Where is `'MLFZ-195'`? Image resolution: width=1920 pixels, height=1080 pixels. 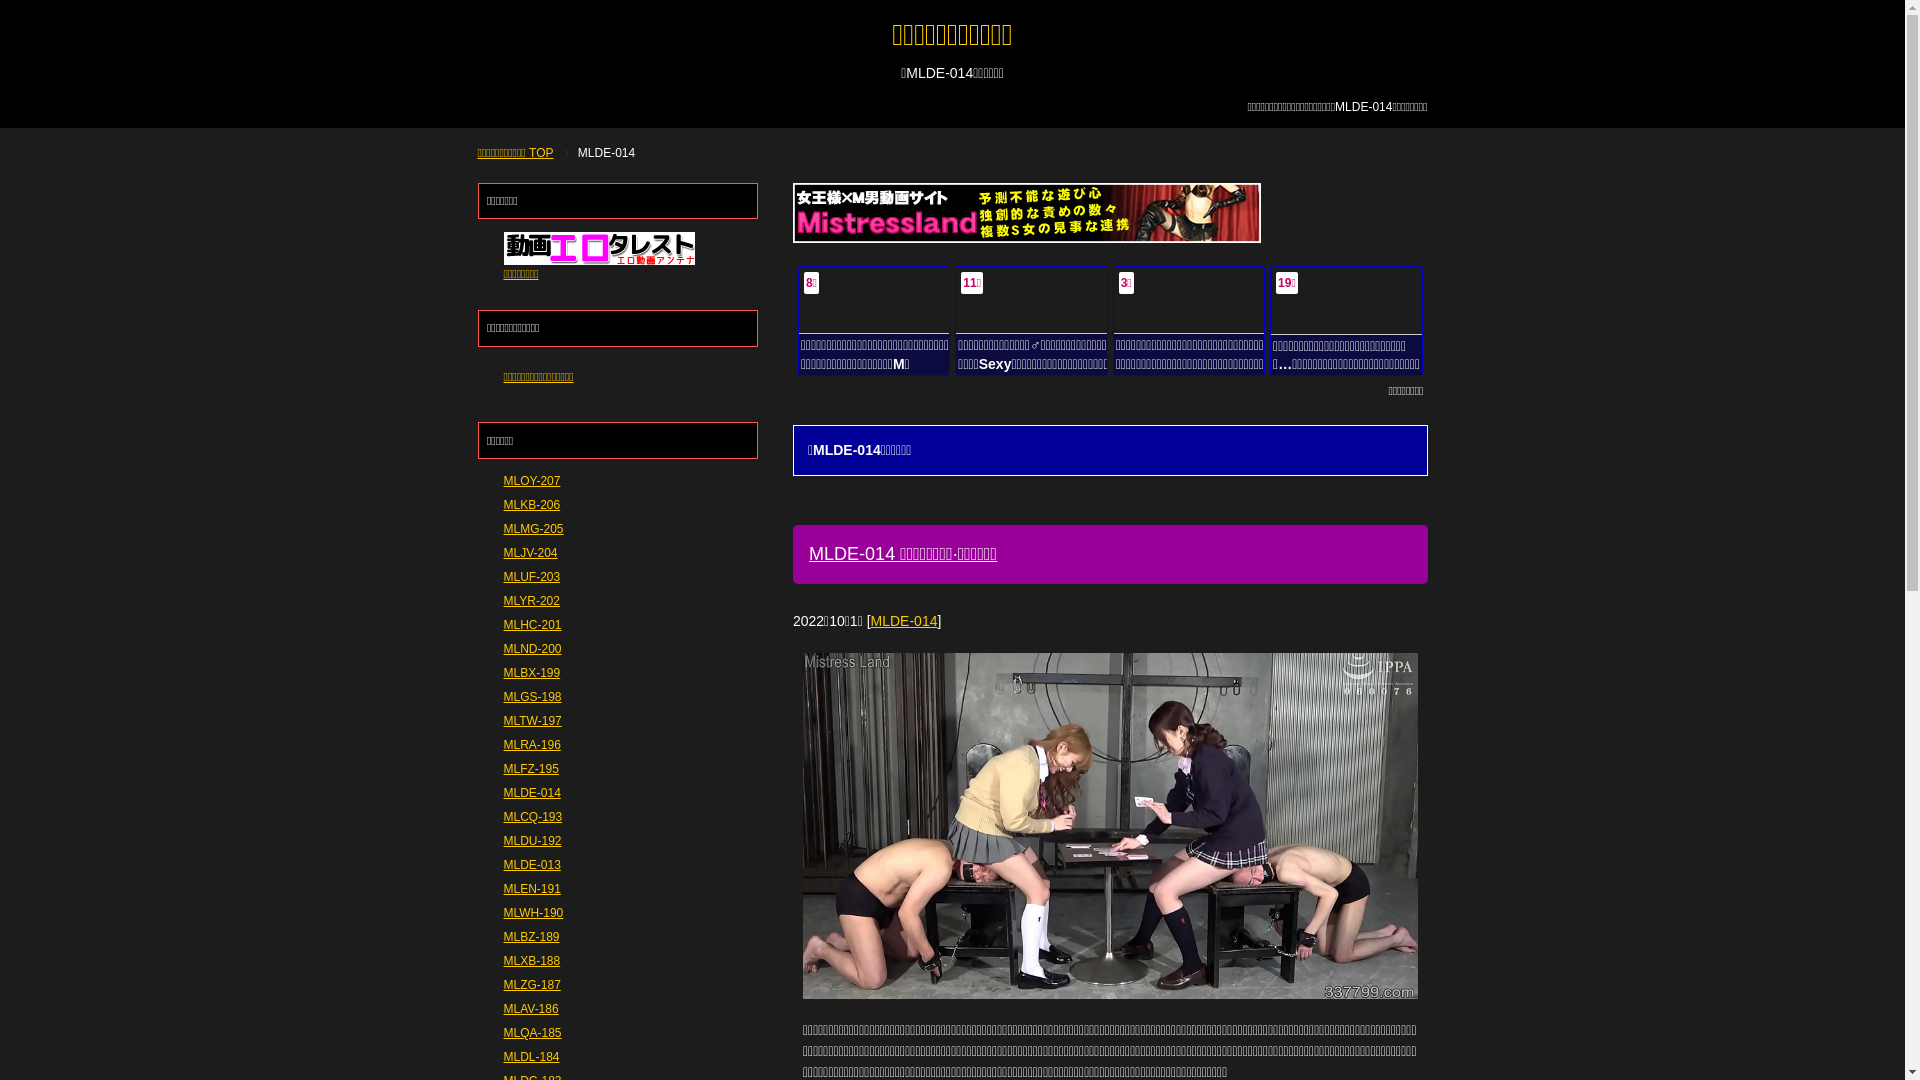 'MLFZ-195' is located at coordinates (531, 767).